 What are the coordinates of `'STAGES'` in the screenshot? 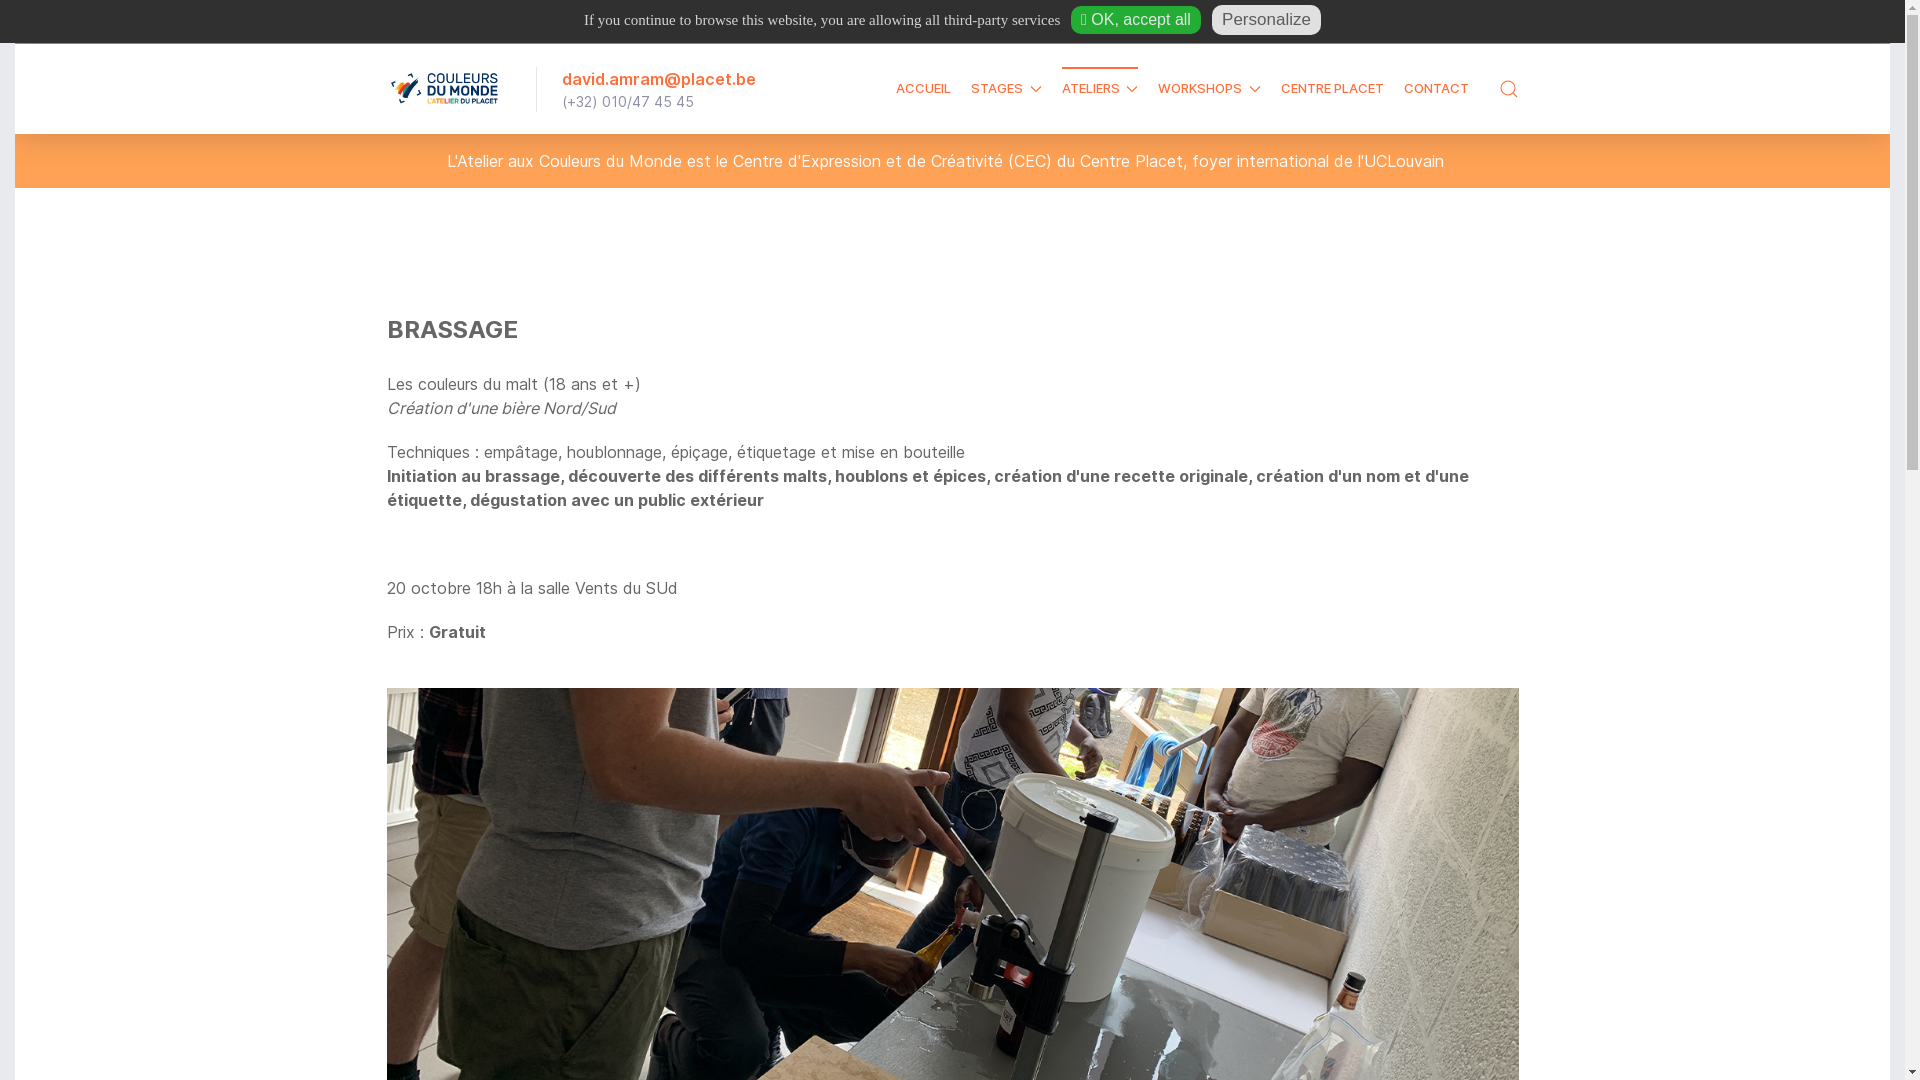 It's located at (970, 87).